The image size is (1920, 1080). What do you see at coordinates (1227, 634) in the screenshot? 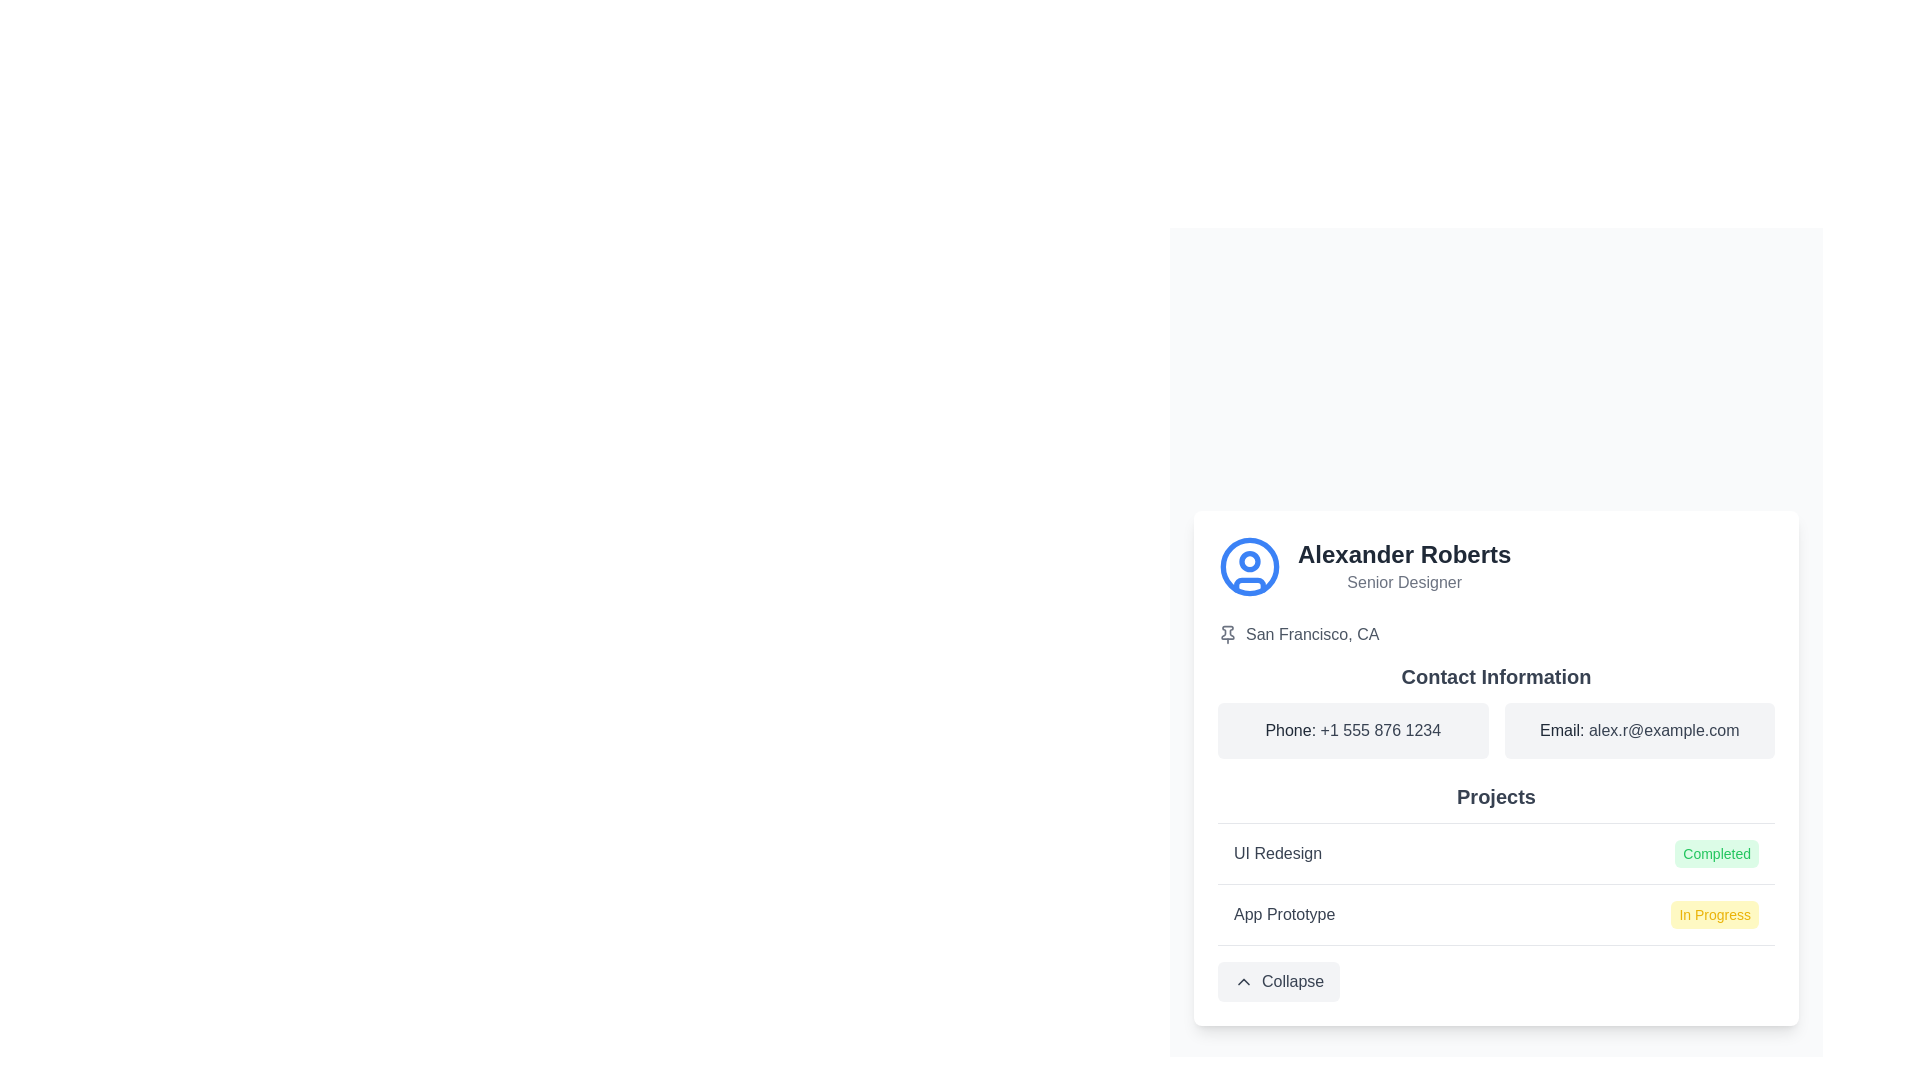
I see `the visual indicator icon representing a location, which is positioned to the left of the text 'San Francisco, CA' within the user profile card` at bounding box center [1227, 634].